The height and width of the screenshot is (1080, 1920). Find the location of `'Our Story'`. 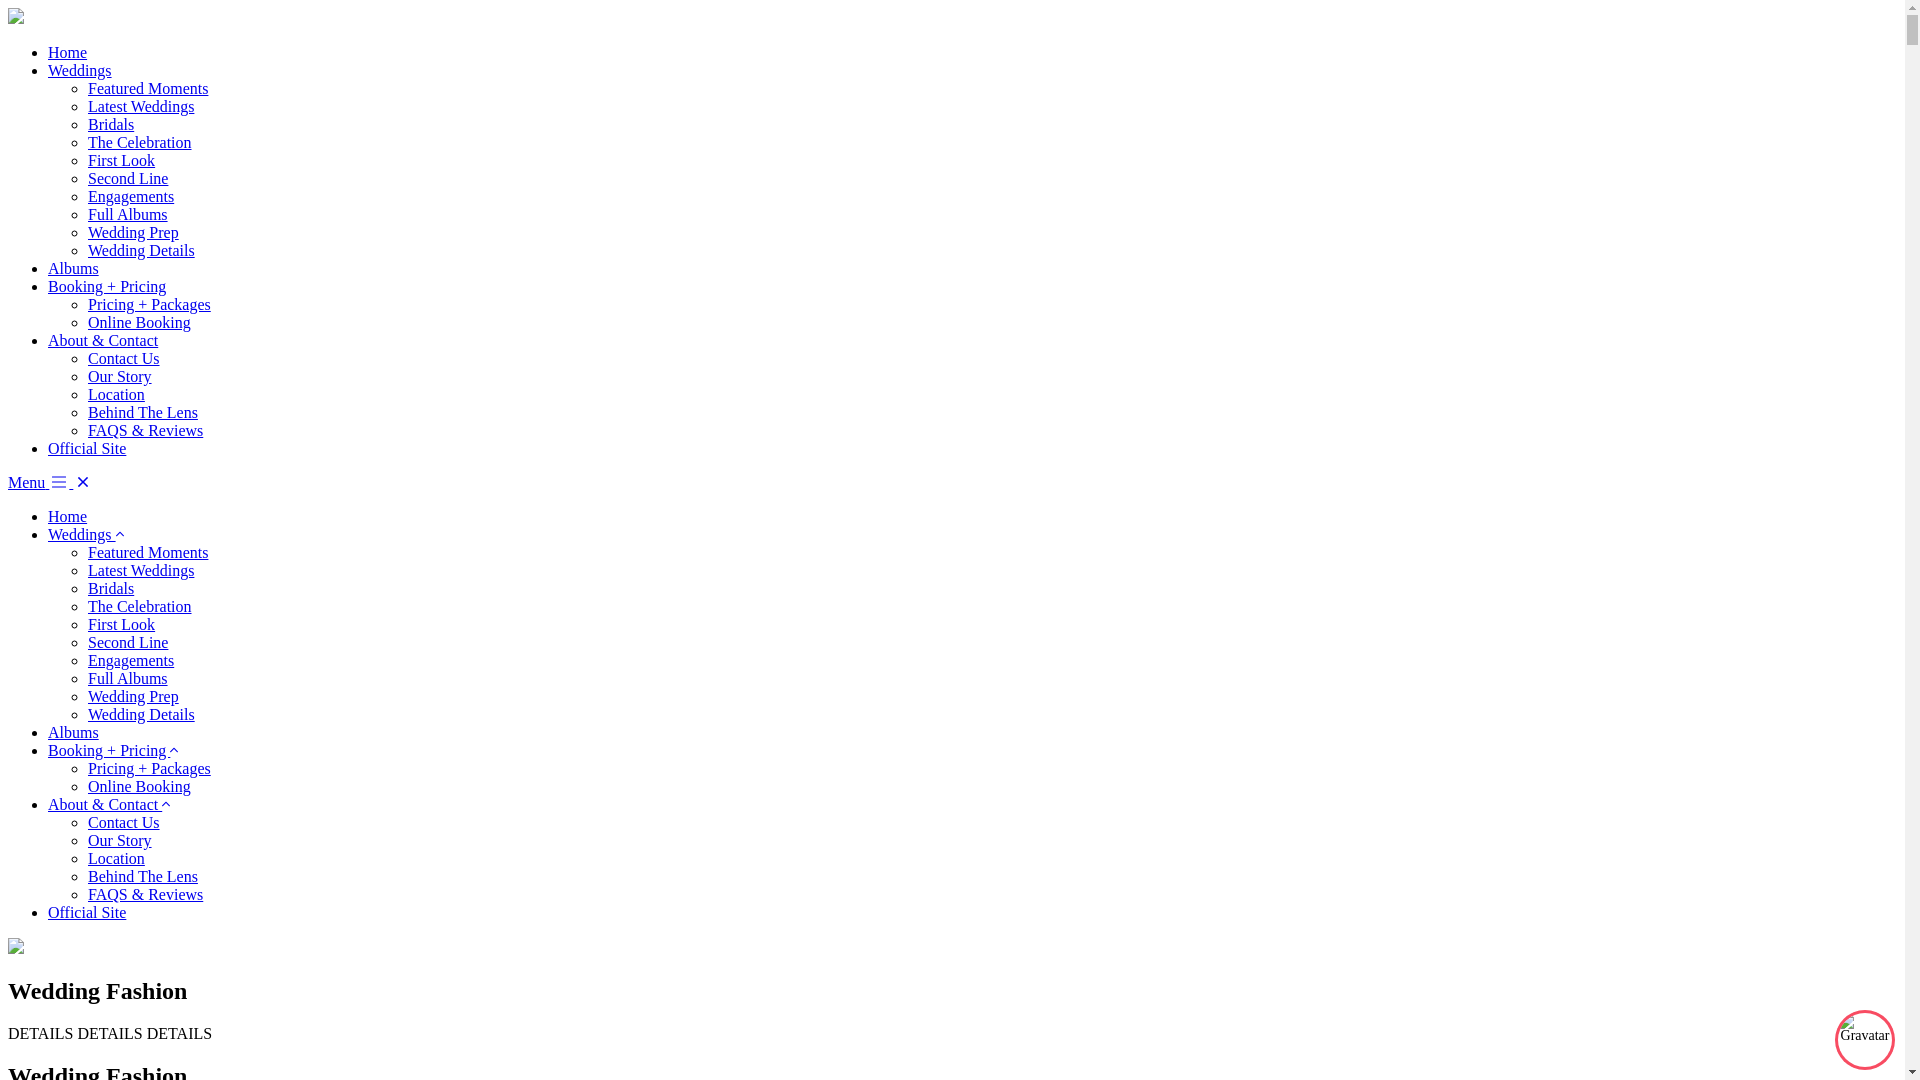

'Our Story' is located at coordinates (86, 376).